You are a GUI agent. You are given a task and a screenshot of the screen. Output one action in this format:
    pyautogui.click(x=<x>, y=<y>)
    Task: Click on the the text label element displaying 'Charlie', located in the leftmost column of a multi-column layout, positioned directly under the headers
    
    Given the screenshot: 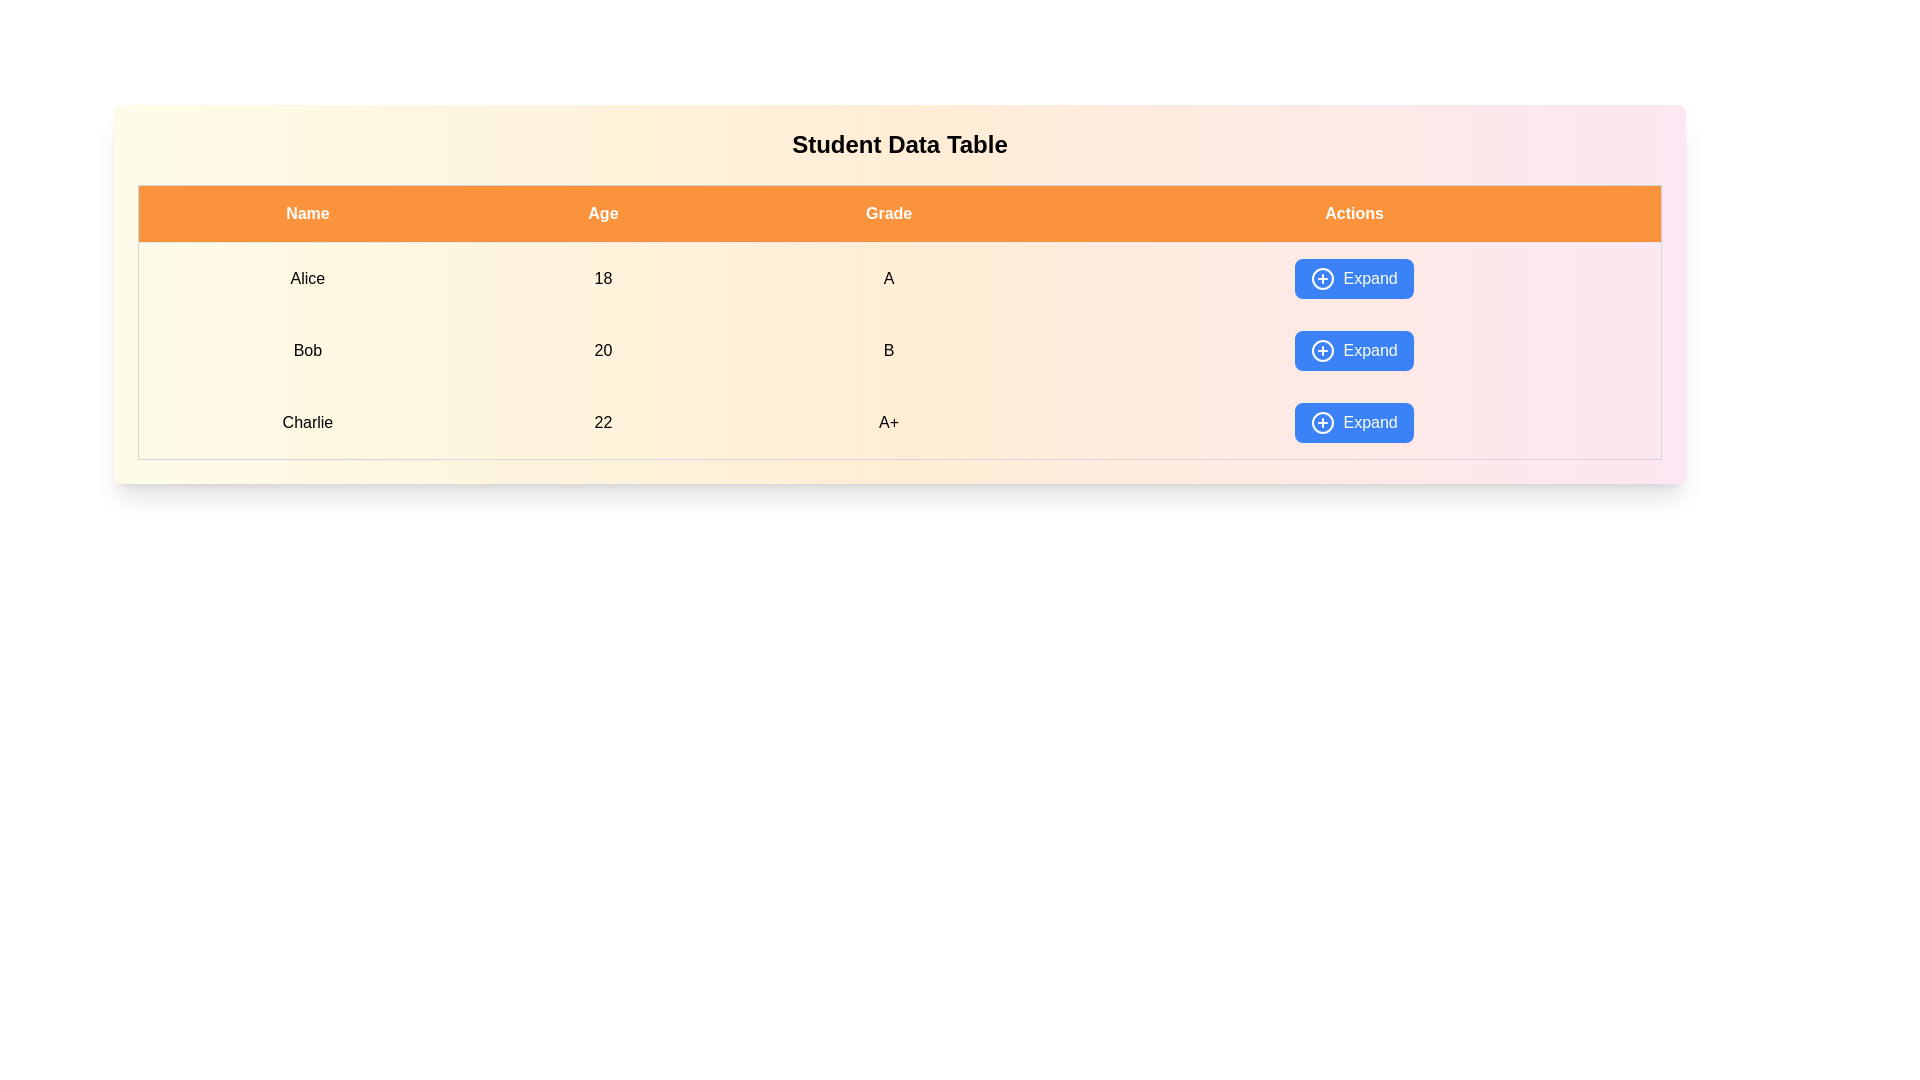 What is the action you would take?
    pyautogui.click(x=306, y=422)
    